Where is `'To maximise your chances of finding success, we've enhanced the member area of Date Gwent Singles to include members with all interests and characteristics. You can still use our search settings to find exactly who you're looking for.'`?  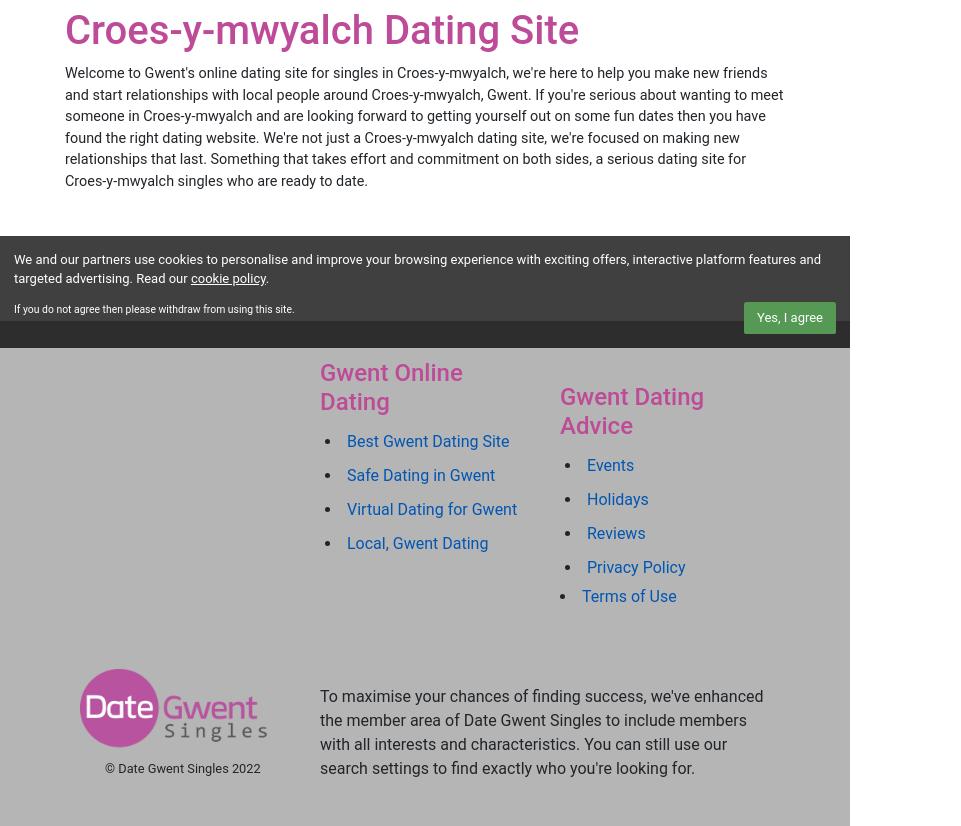
'To maximise your chances of finding success, we've enhanced the member area of Date Gwent Singles to include members with all interests and characteristics. You can still use our search settings to find exactly who you're looking for.' is located at coordinates (540, 731).